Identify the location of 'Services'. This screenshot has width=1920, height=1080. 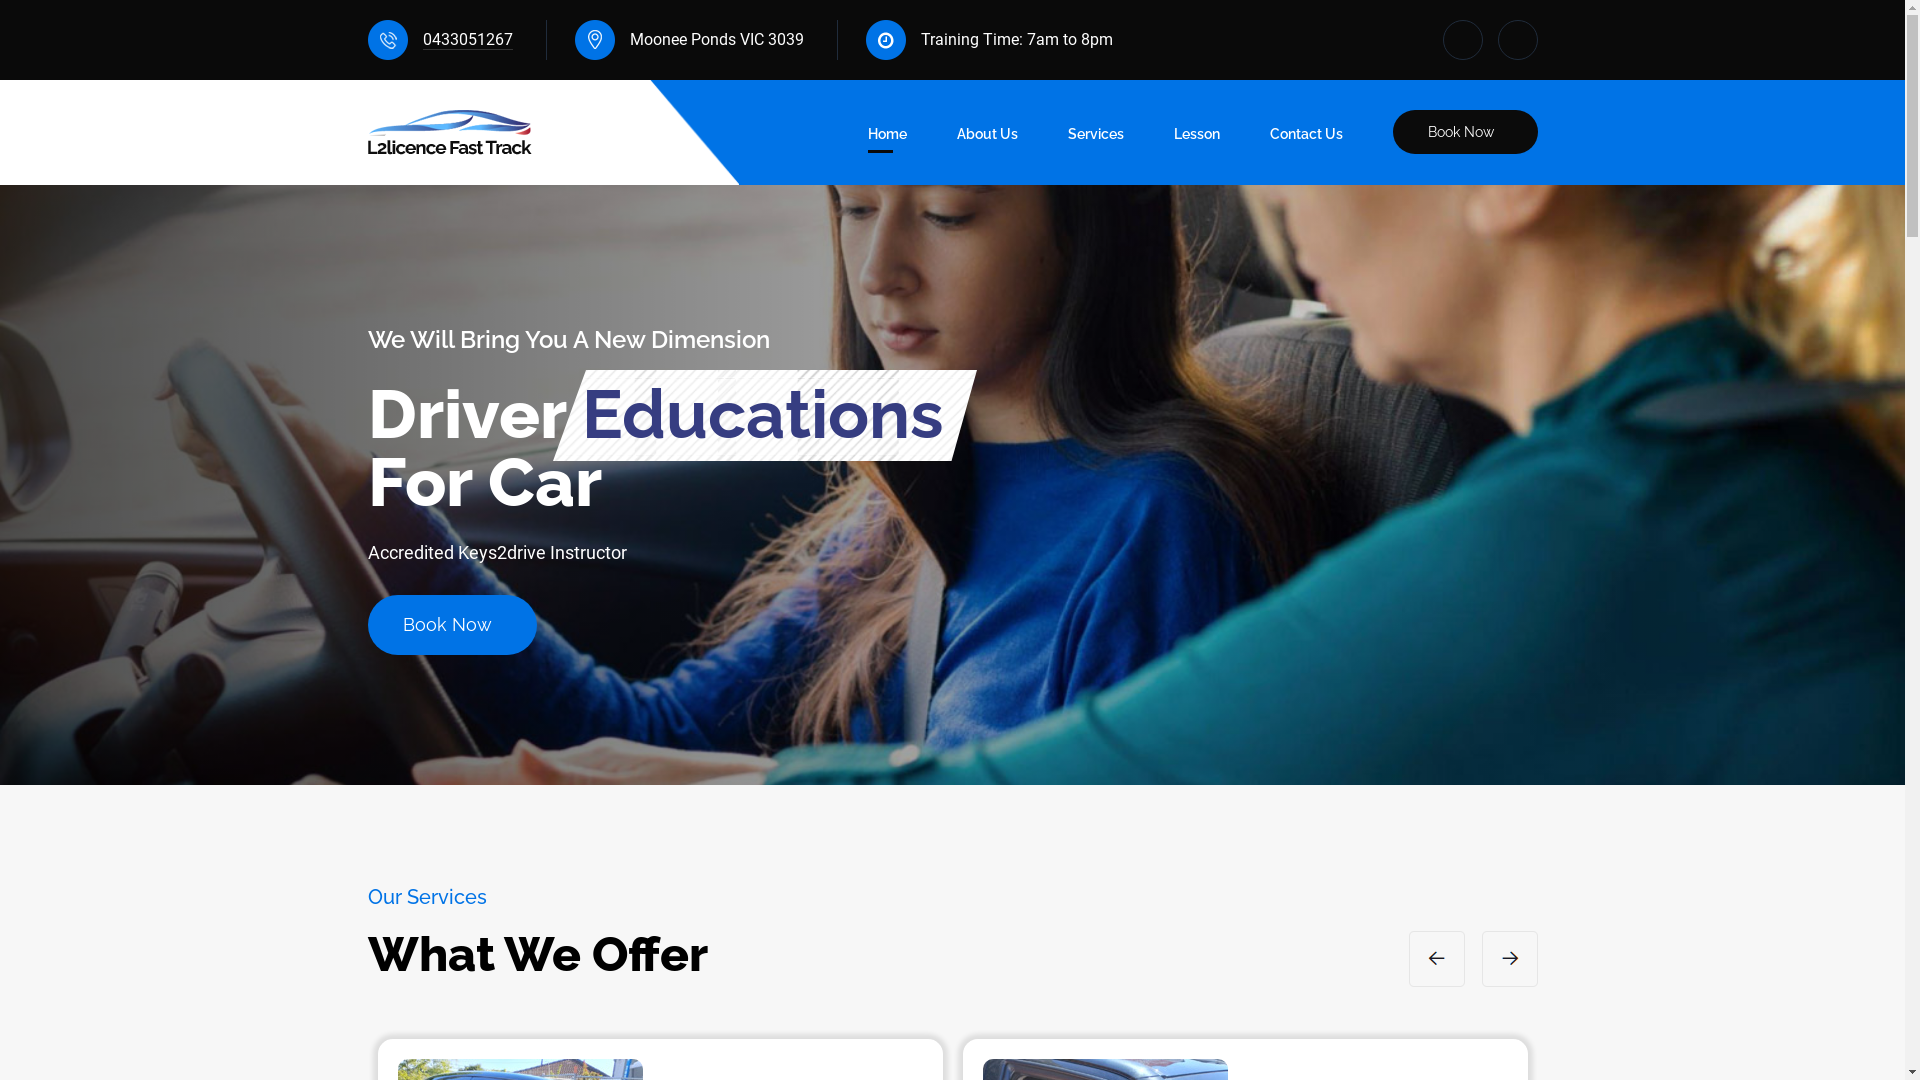
(1094, 137).